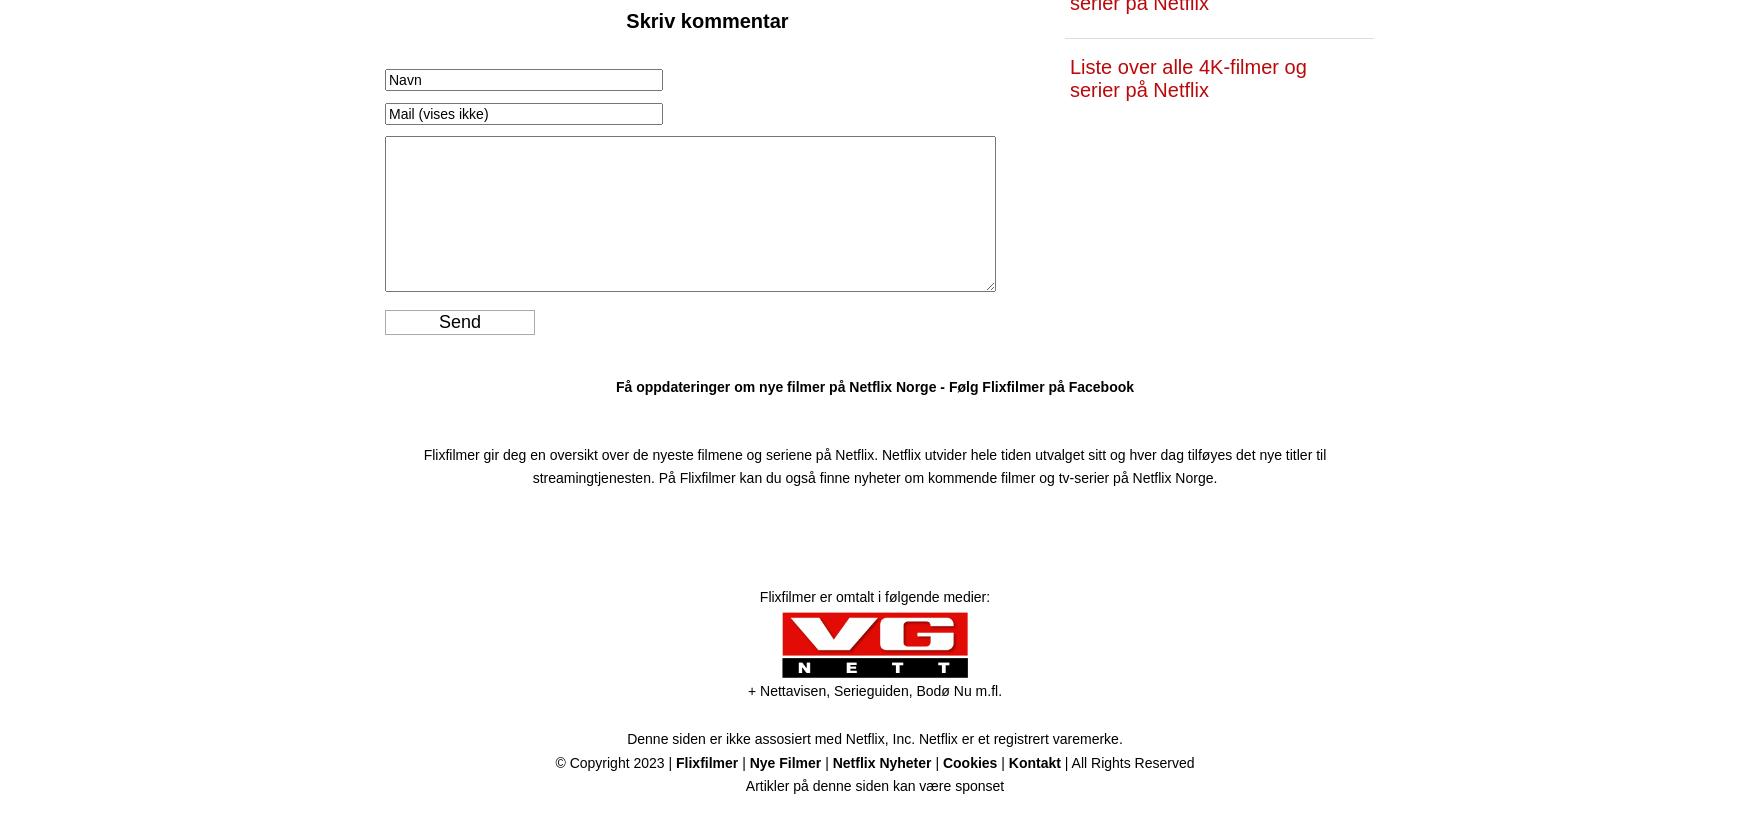 This screenshot has height=814, width=1750. I want to click on '© Copyright 2023 |', so click(615, 761).